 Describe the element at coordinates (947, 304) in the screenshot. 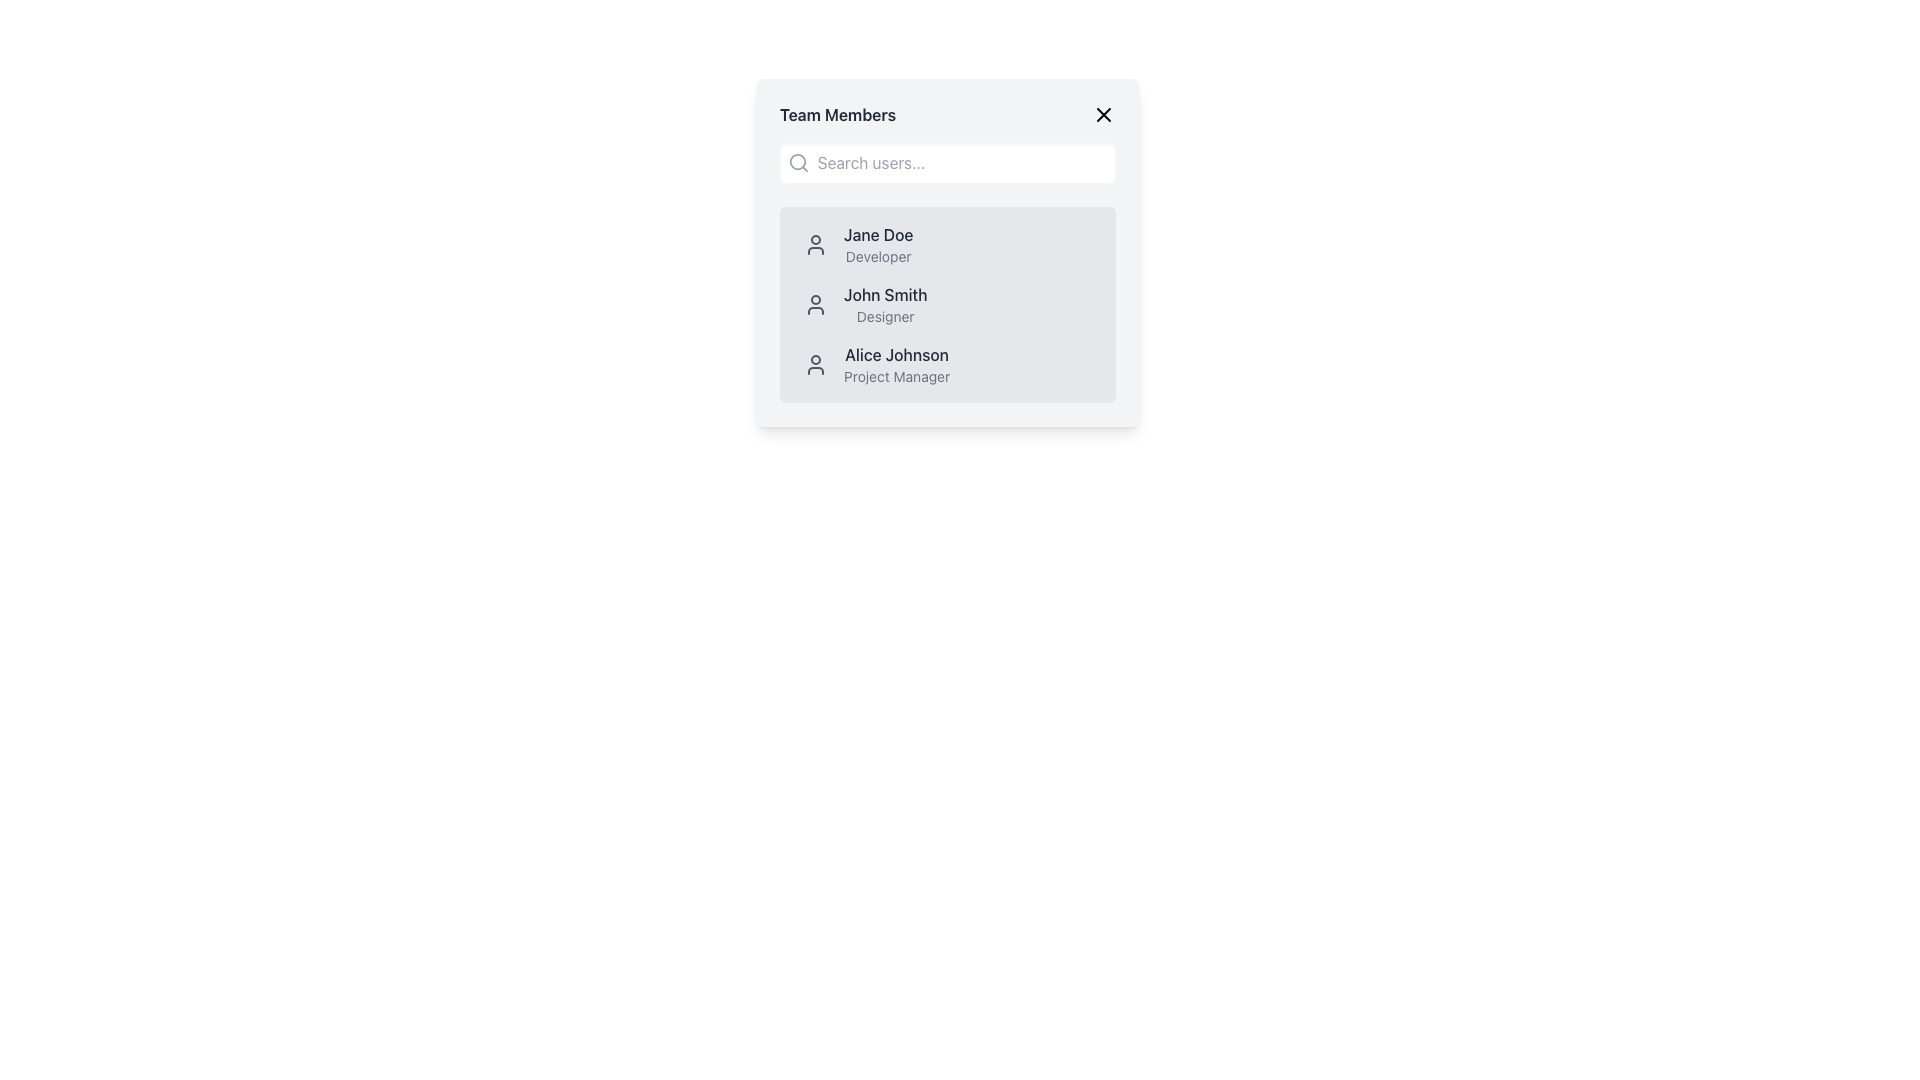

I see `the informational display for the team member positioned below 'Jane Doe' and above 'Alice Johnson'` at that location.